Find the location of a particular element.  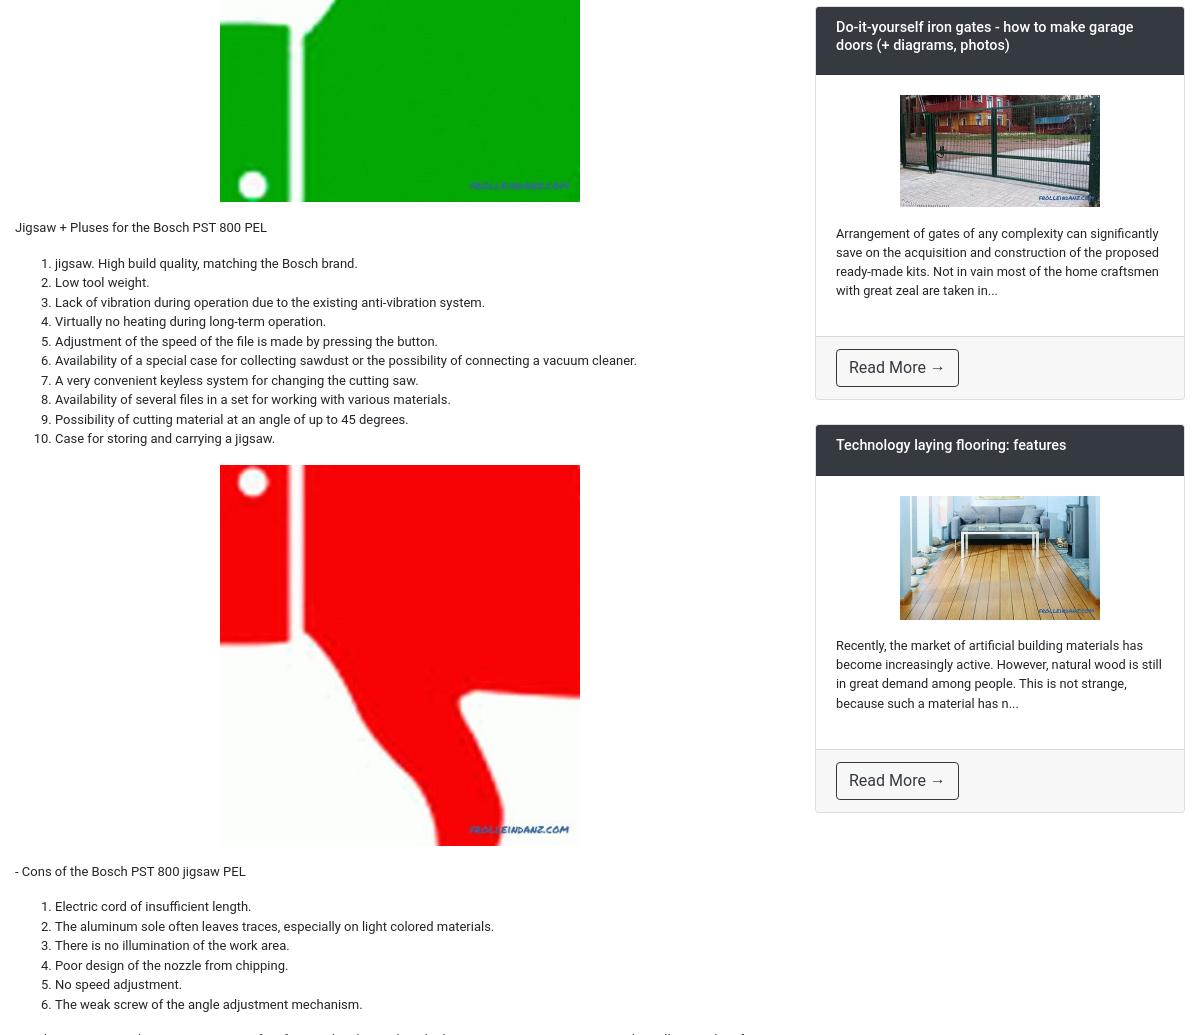

'Technology laying flooring: features' is located at coordinates (835, 445).